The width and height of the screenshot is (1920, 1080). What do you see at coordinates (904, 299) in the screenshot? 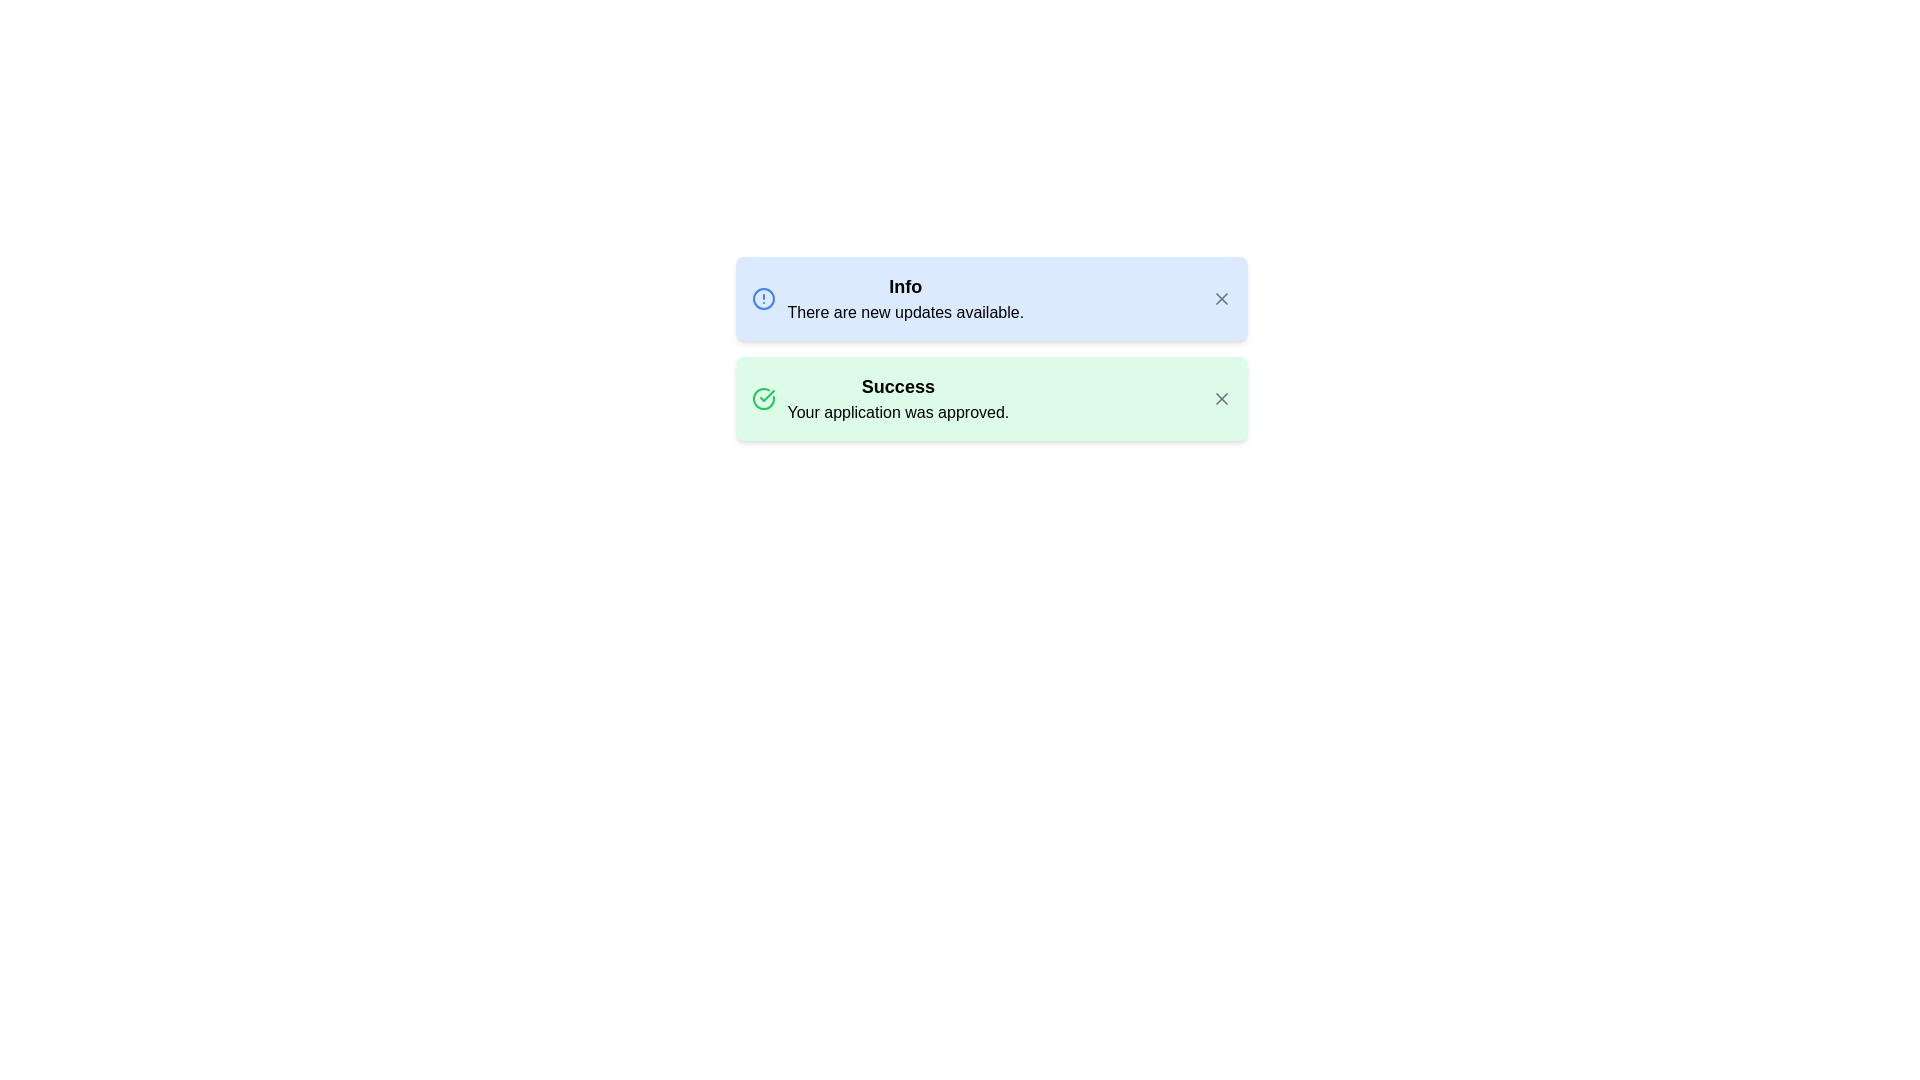
I see `notification content displayed in the label, which includes 'Info' in bold and 'There are new updates available.' below it` at bounding box center [904, 299].